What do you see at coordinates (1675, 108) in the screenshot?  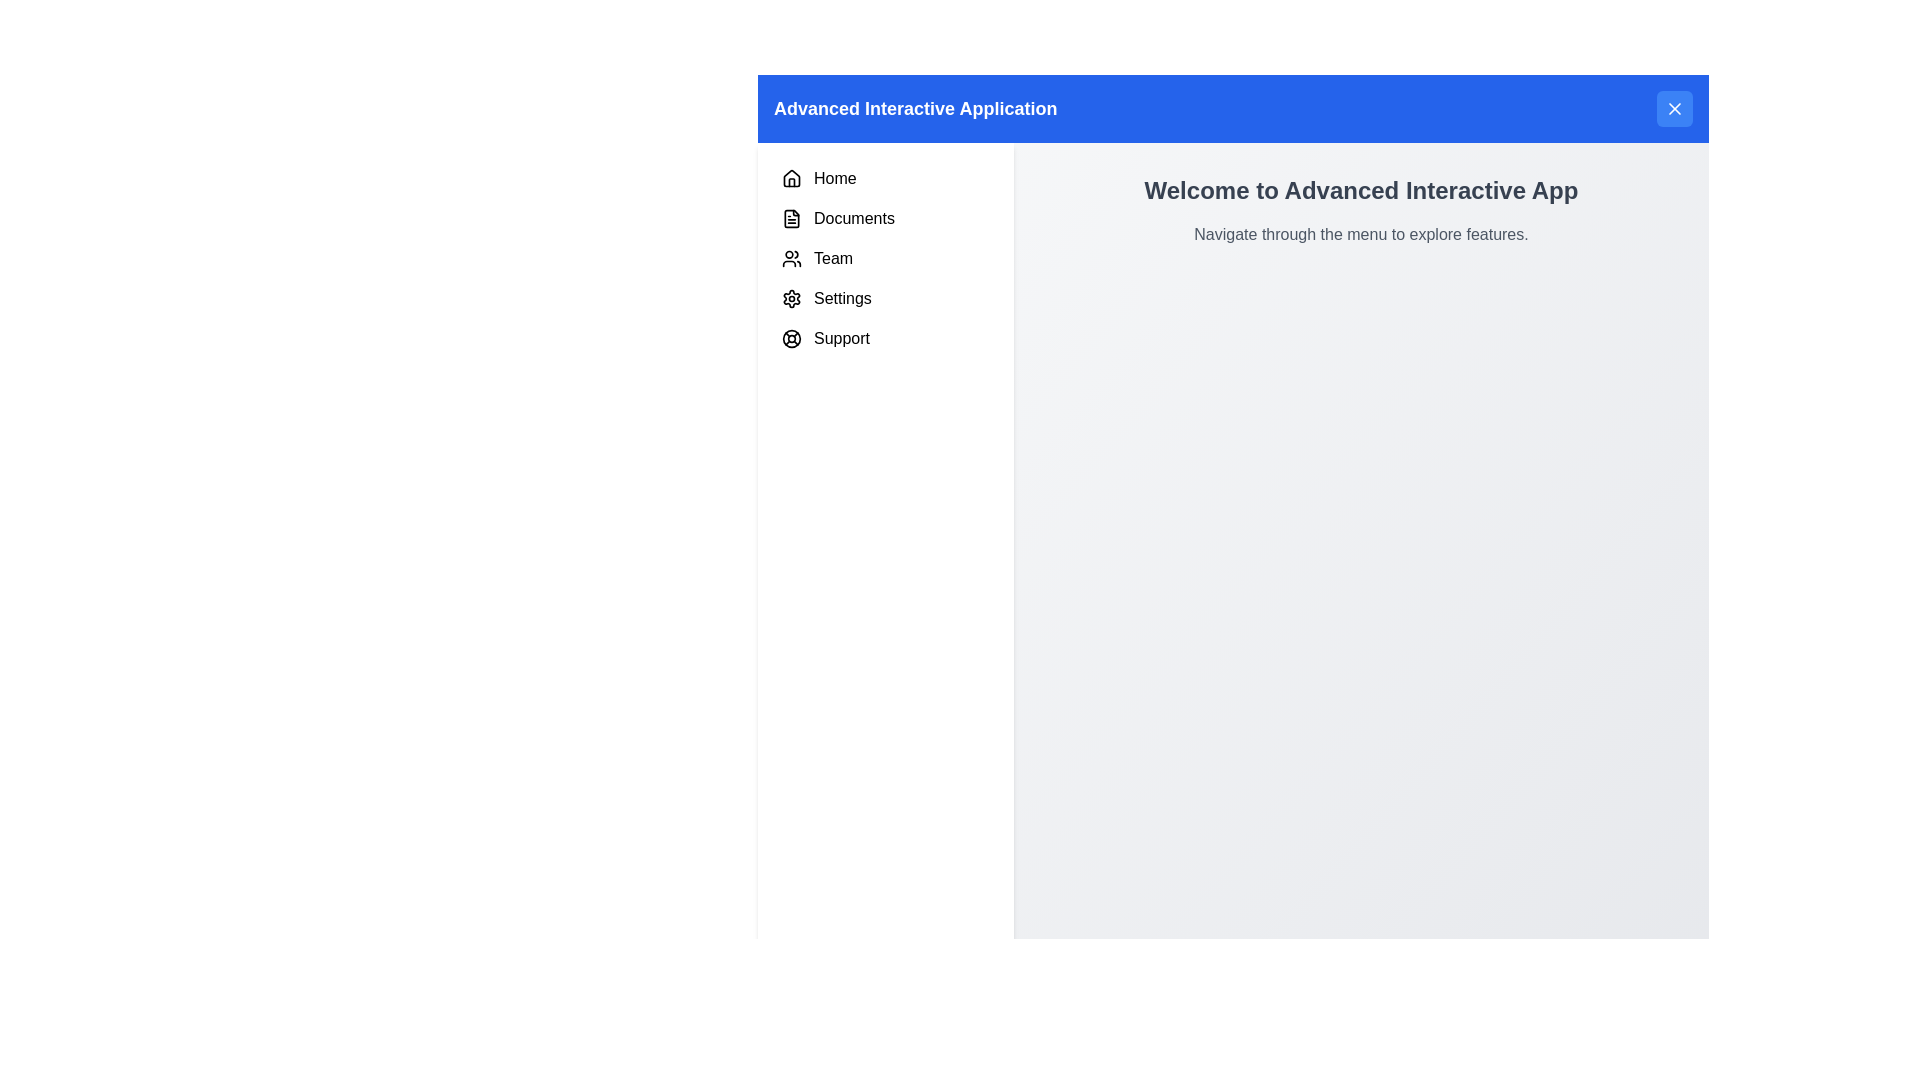 I see `the Close Button, represented by a small 'X' icon with a blue background and white cross lines, located in the top-right corner of the blue header bar` at bounding box center [1675, 108].